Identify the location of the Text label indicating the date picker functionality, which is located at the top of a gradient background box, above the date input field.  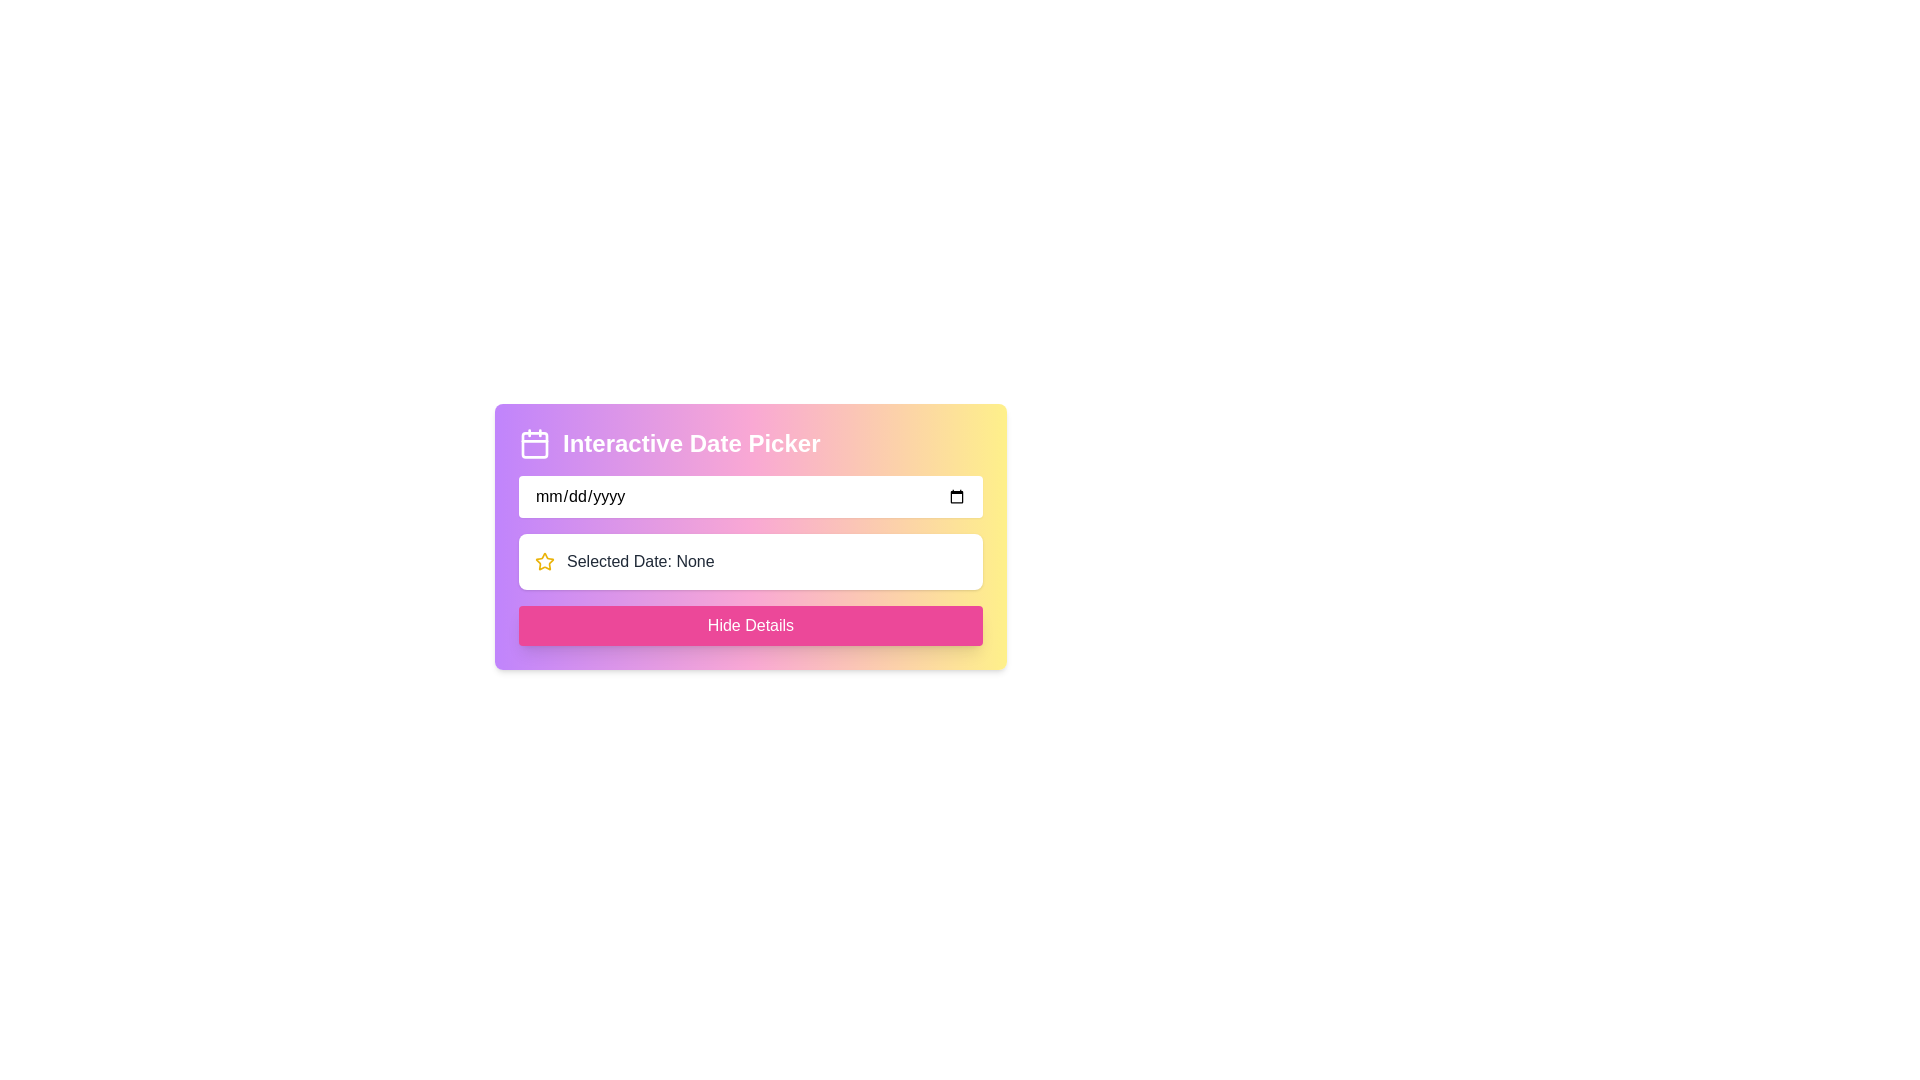
(749, 442).